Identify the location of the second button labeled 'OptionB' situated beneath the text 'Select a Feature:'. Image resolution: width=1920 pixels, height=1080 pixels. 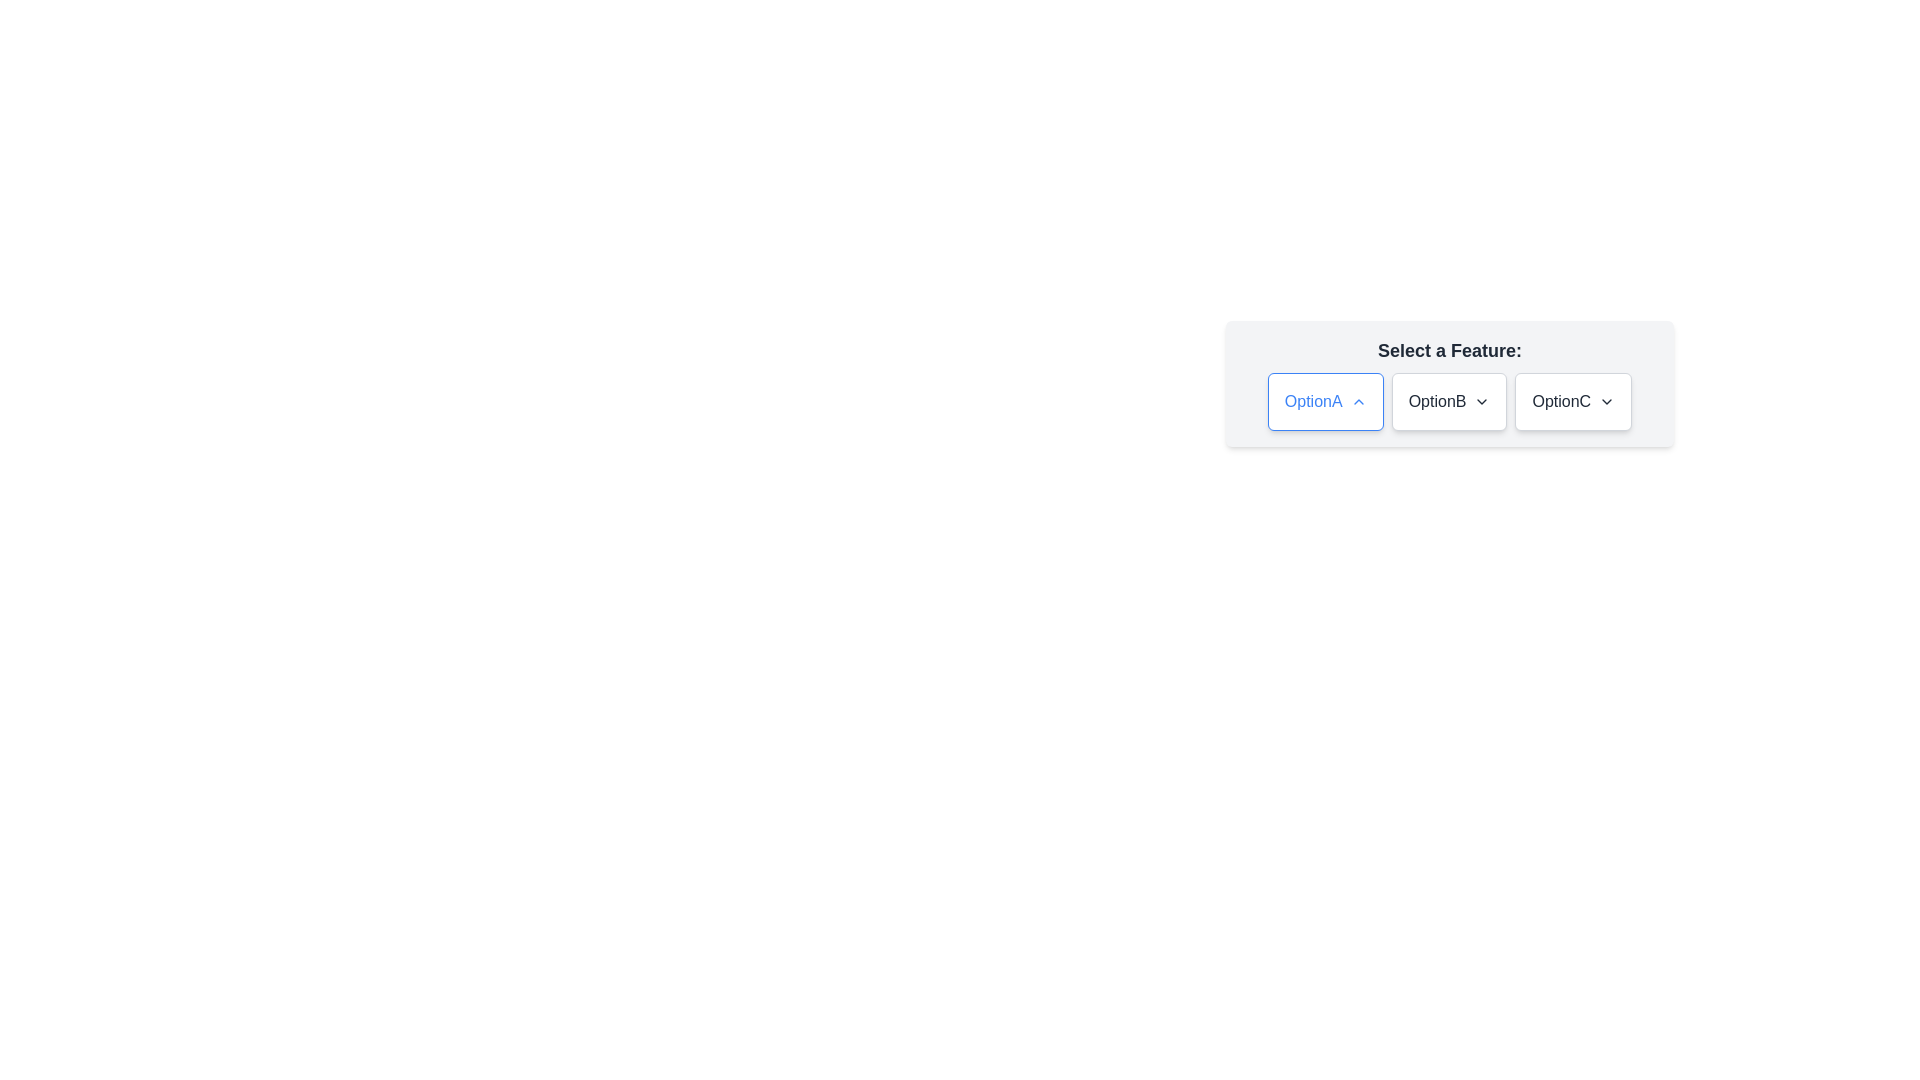
(1449, 401).